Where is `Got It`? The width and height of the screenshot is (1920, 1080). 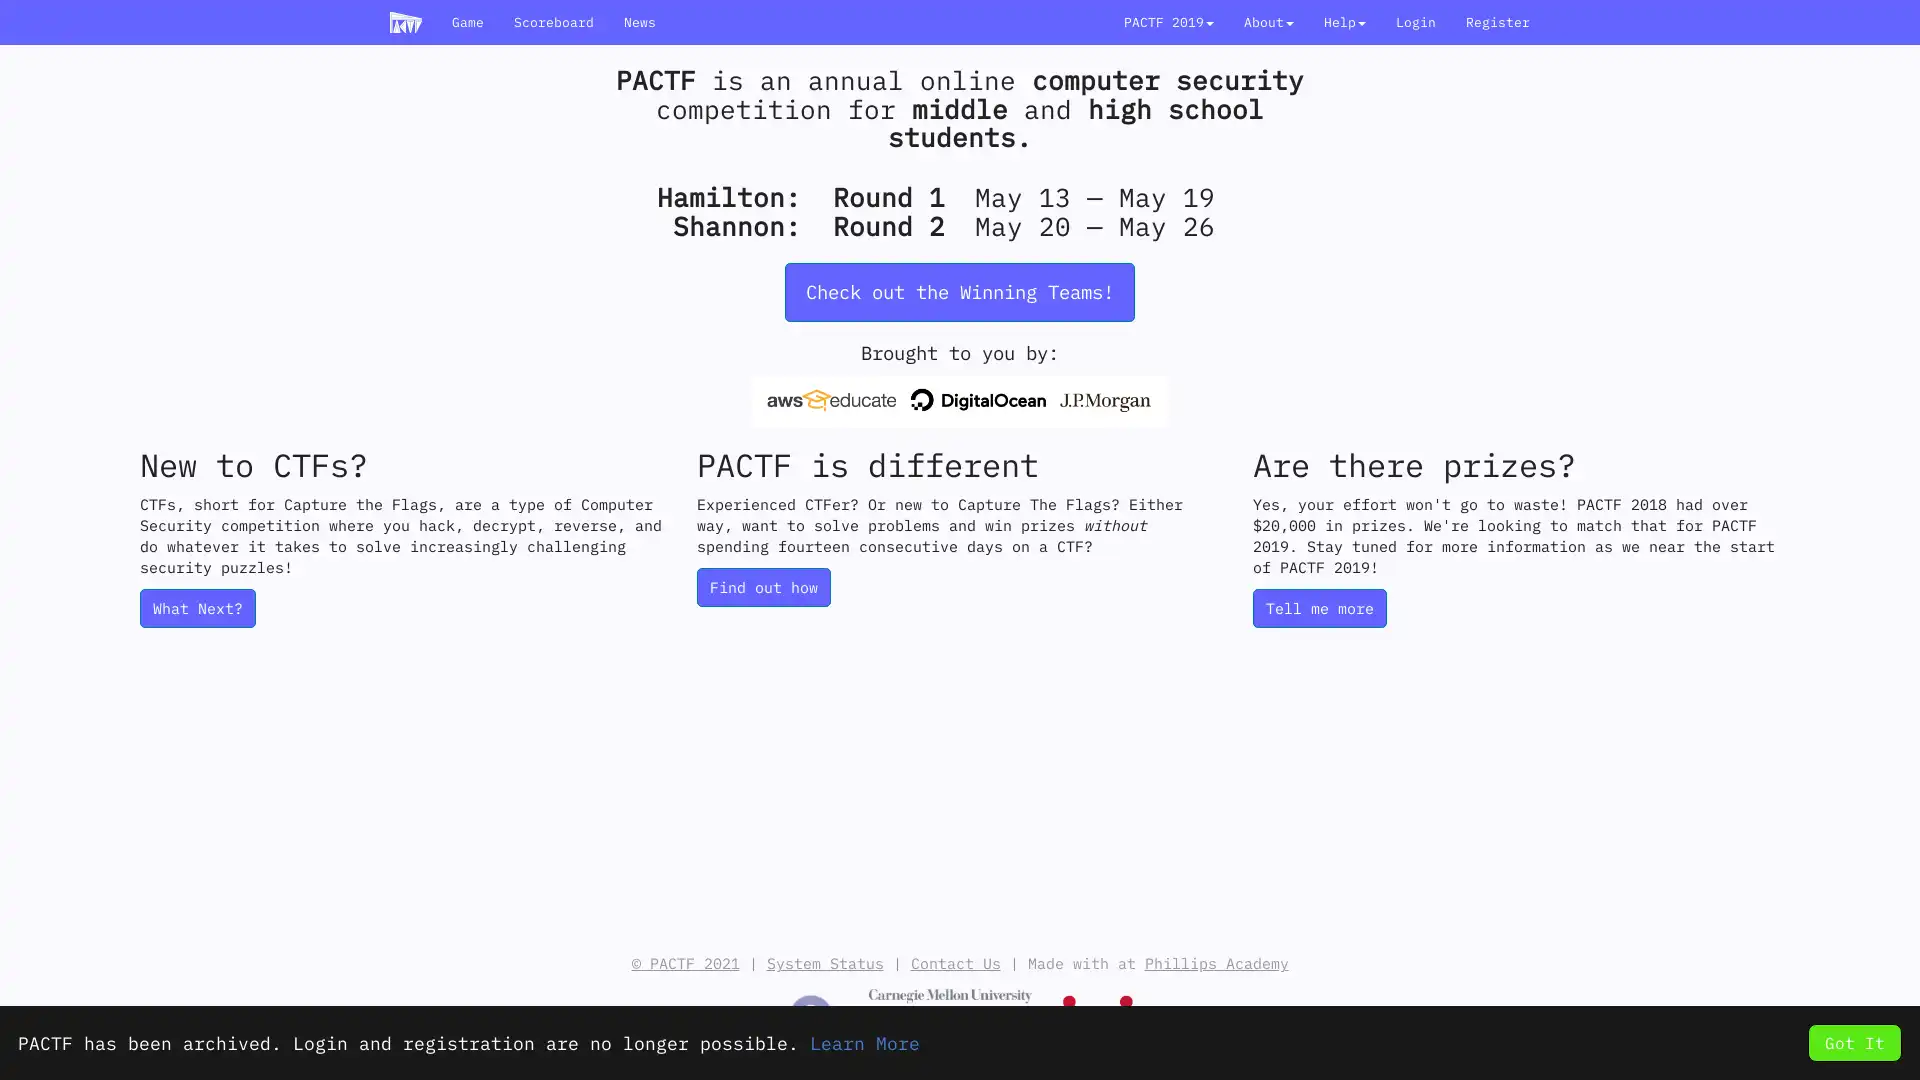
Got It is located at coordinates (1853, 1041).